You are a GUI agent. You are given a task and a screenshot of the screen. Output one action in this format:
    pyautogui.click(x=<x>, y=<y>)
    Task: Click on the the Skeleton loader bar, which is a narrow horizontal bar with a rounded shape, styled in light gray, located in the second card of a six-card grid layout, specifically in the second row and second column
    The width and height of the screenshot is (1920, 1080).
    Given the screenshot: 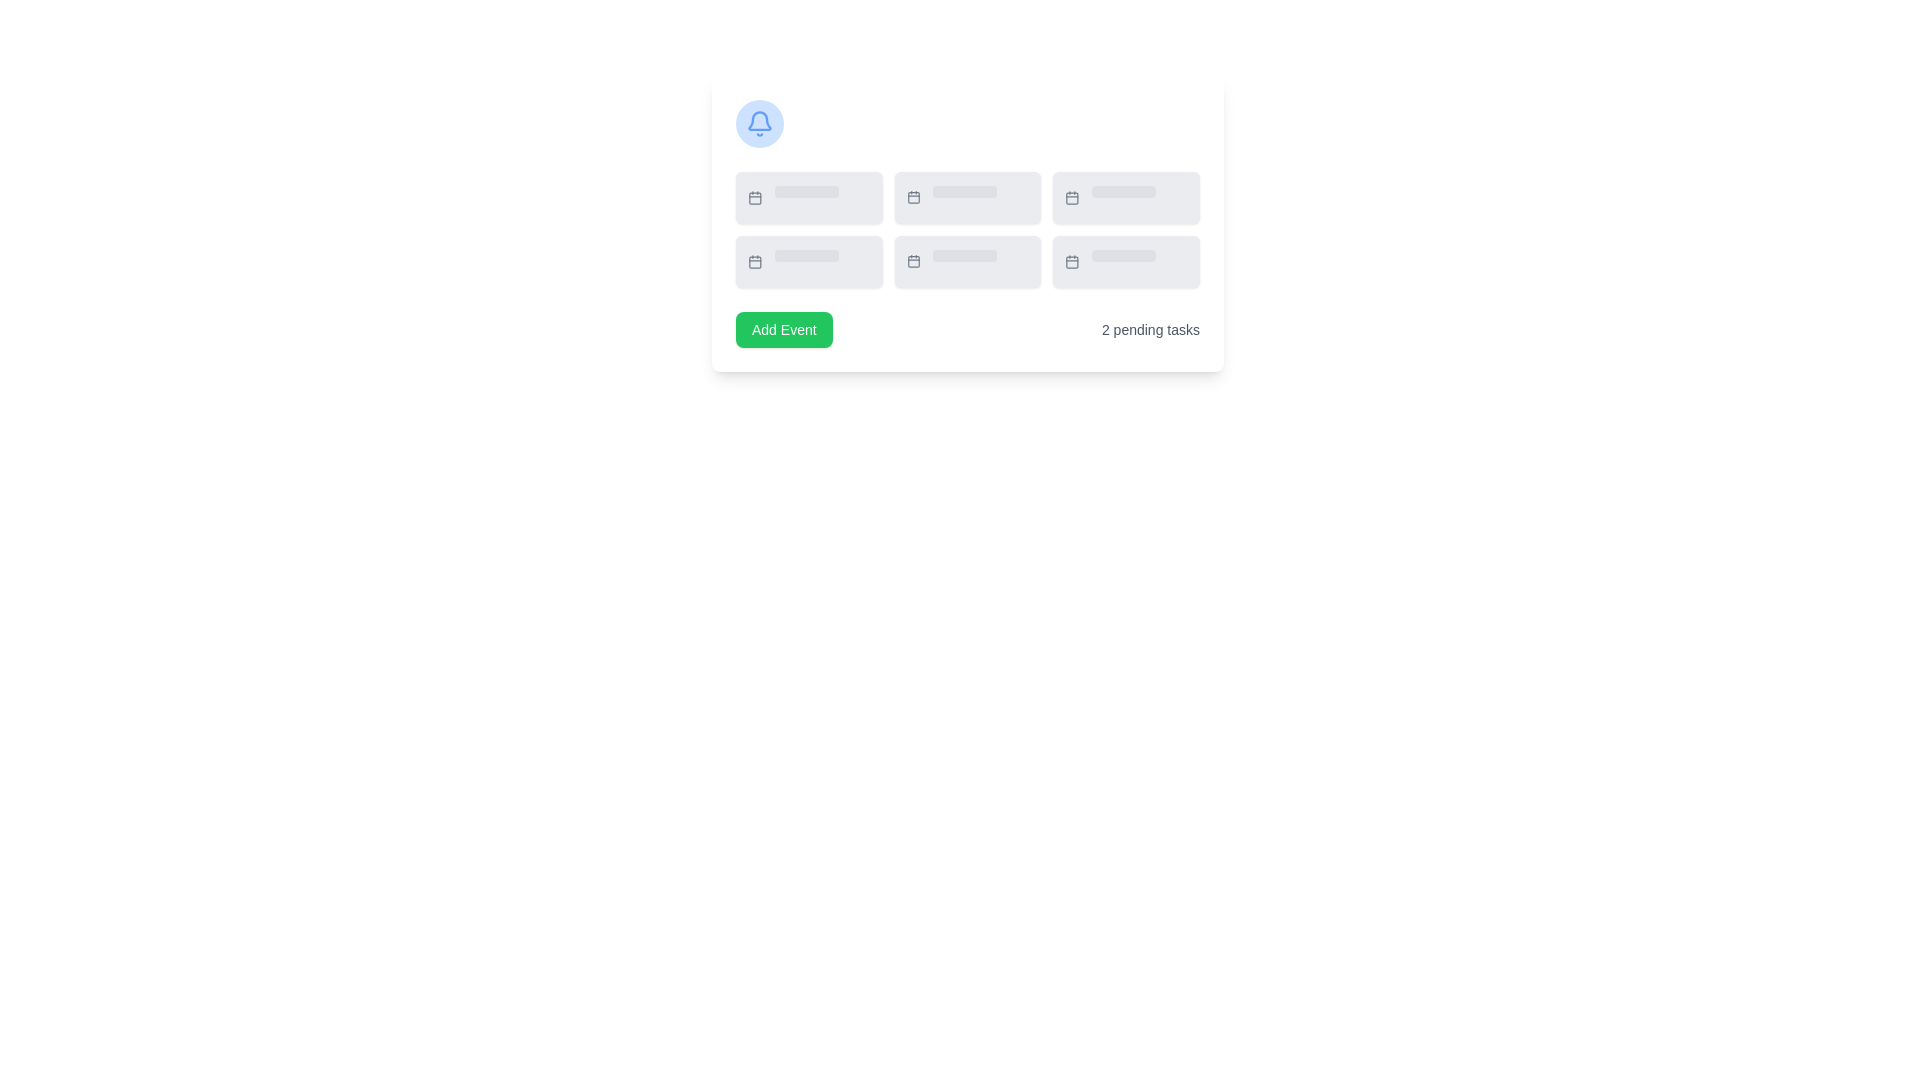 What is the action you would take?
    pyautogui.click(x=981, y=270)
    